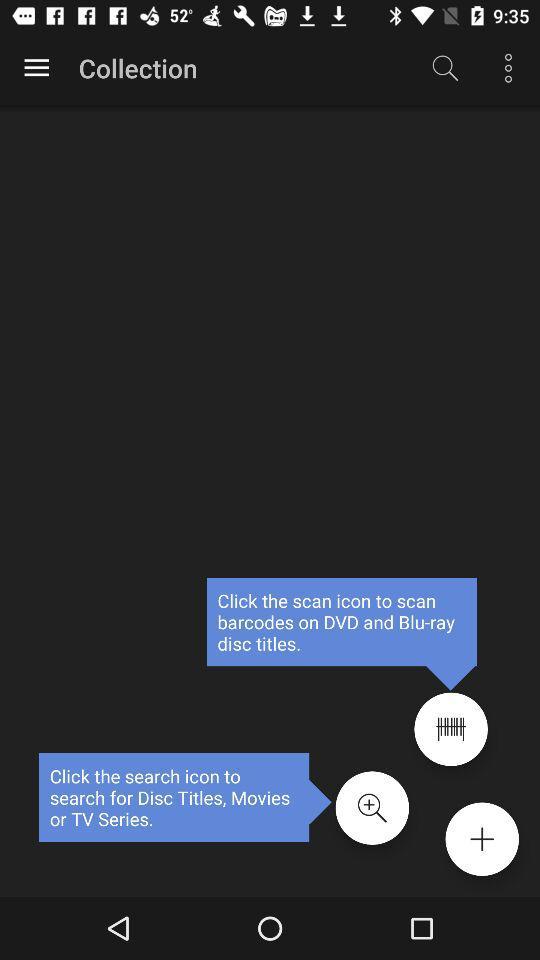 The height and width of the screenshot is (960, 540). What do you see at coordinates (36, 68) in the screenshot?
I see `option` at bounding box center [36, 68].